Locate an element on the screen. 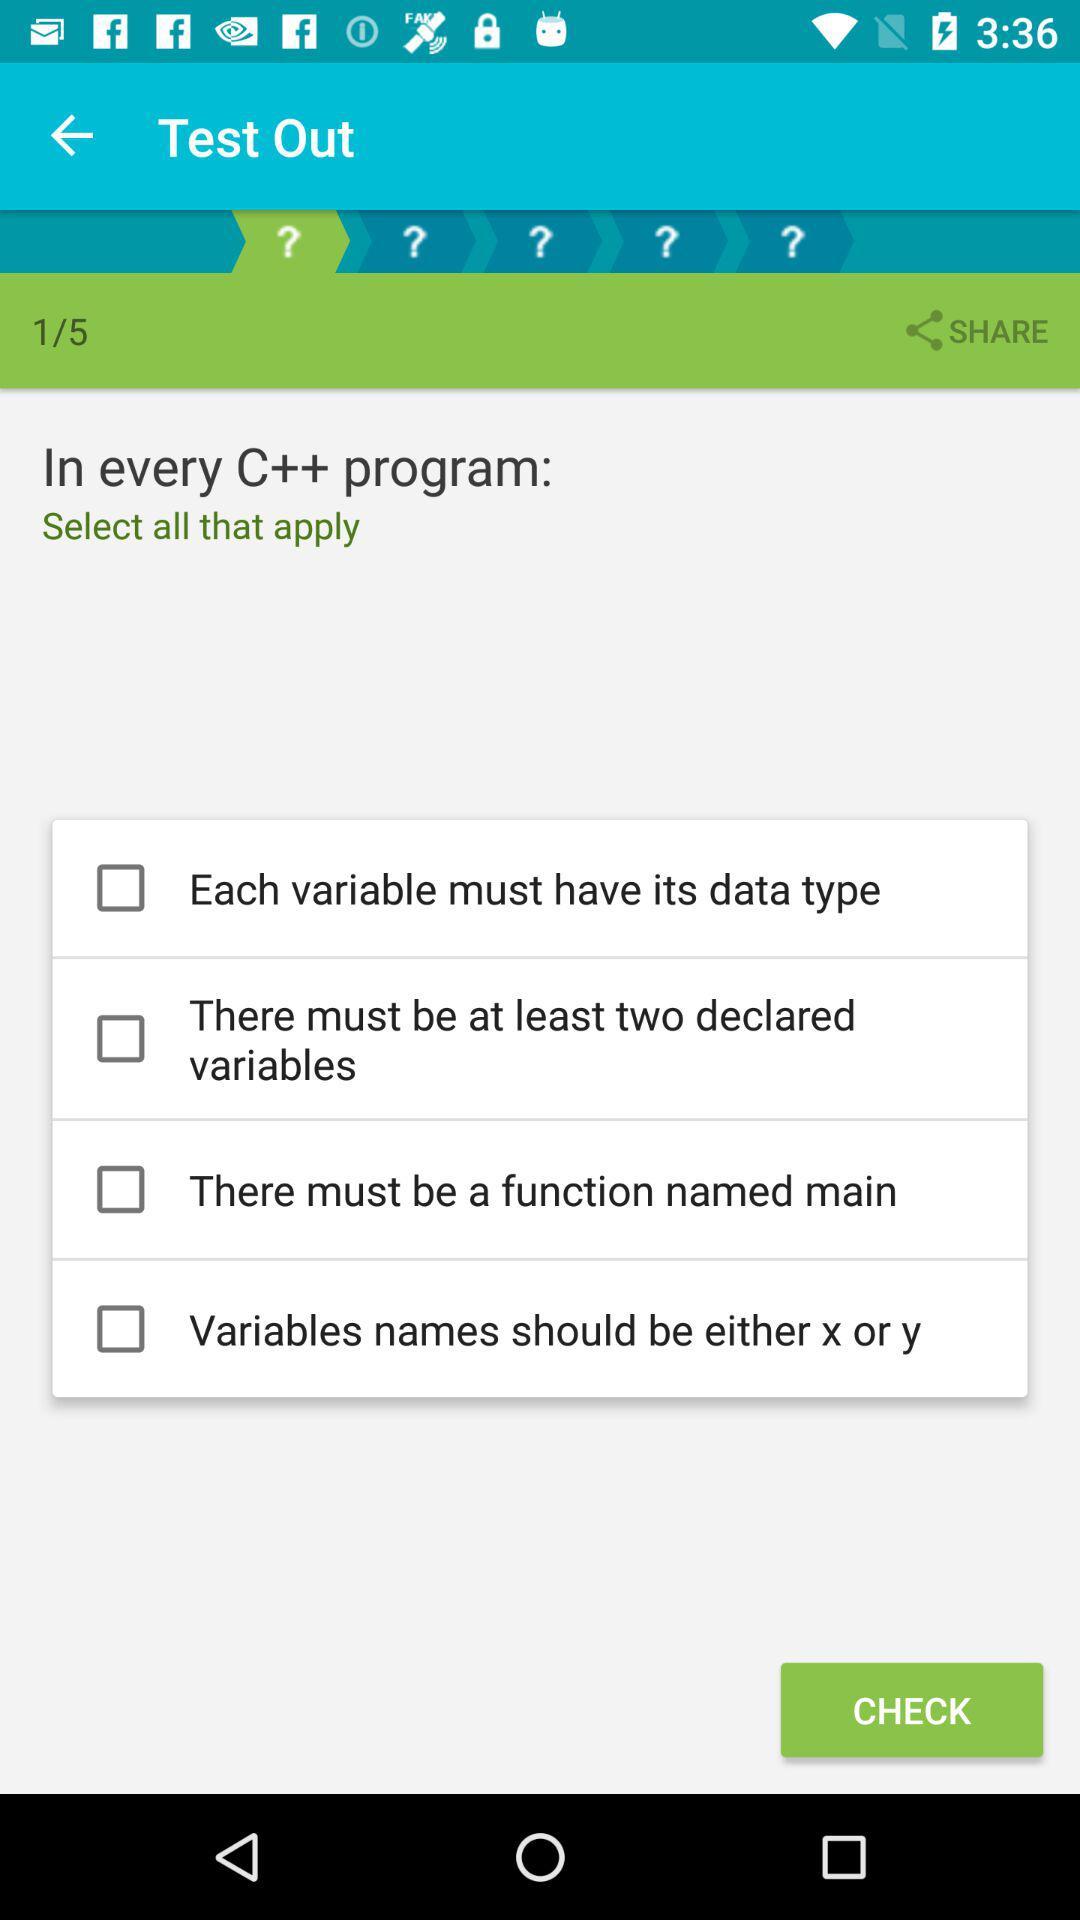  share icon is located at coordinates (973, 330).